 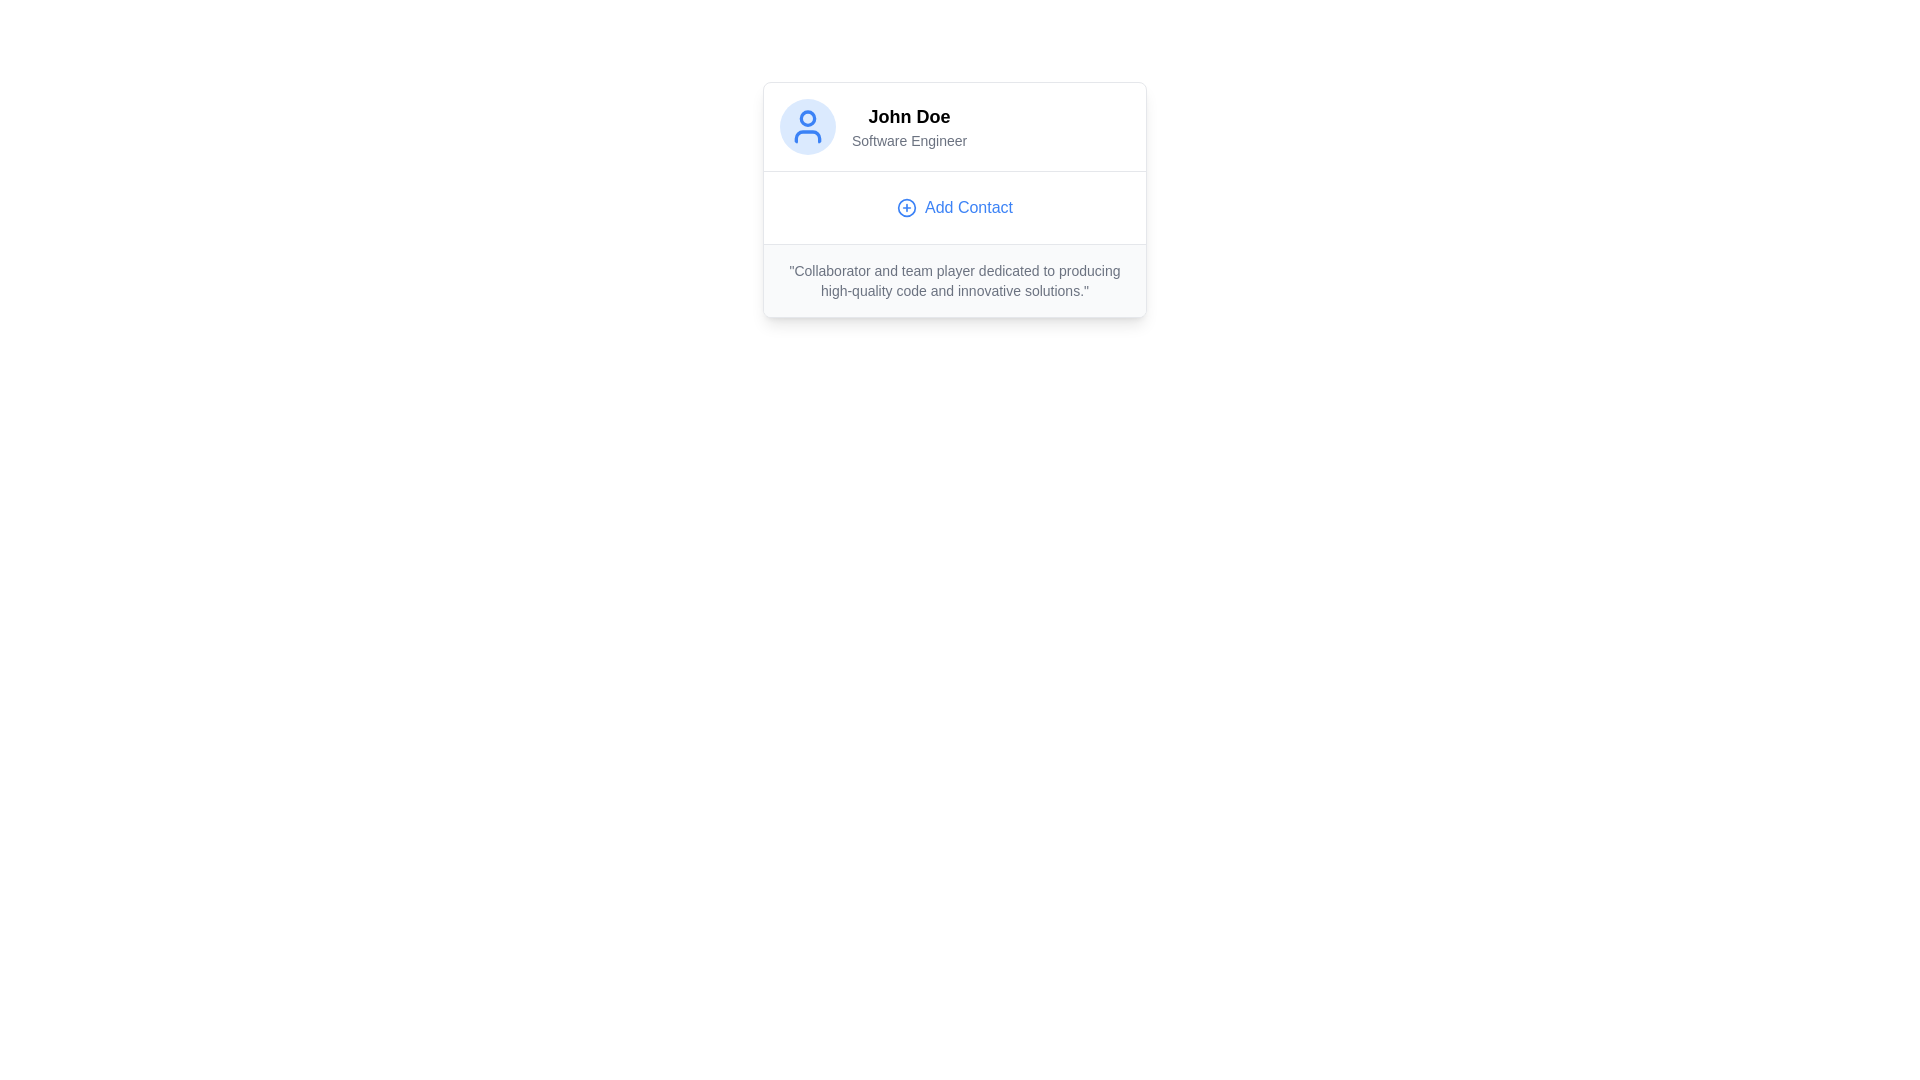 What do you see at coordinates (954, 208) in the screenshot?
I see `the 'Add Contact' button, which is a blue button with a circle-plus icon, located centrally below the username and title display section` at bounding box center [954, 208].